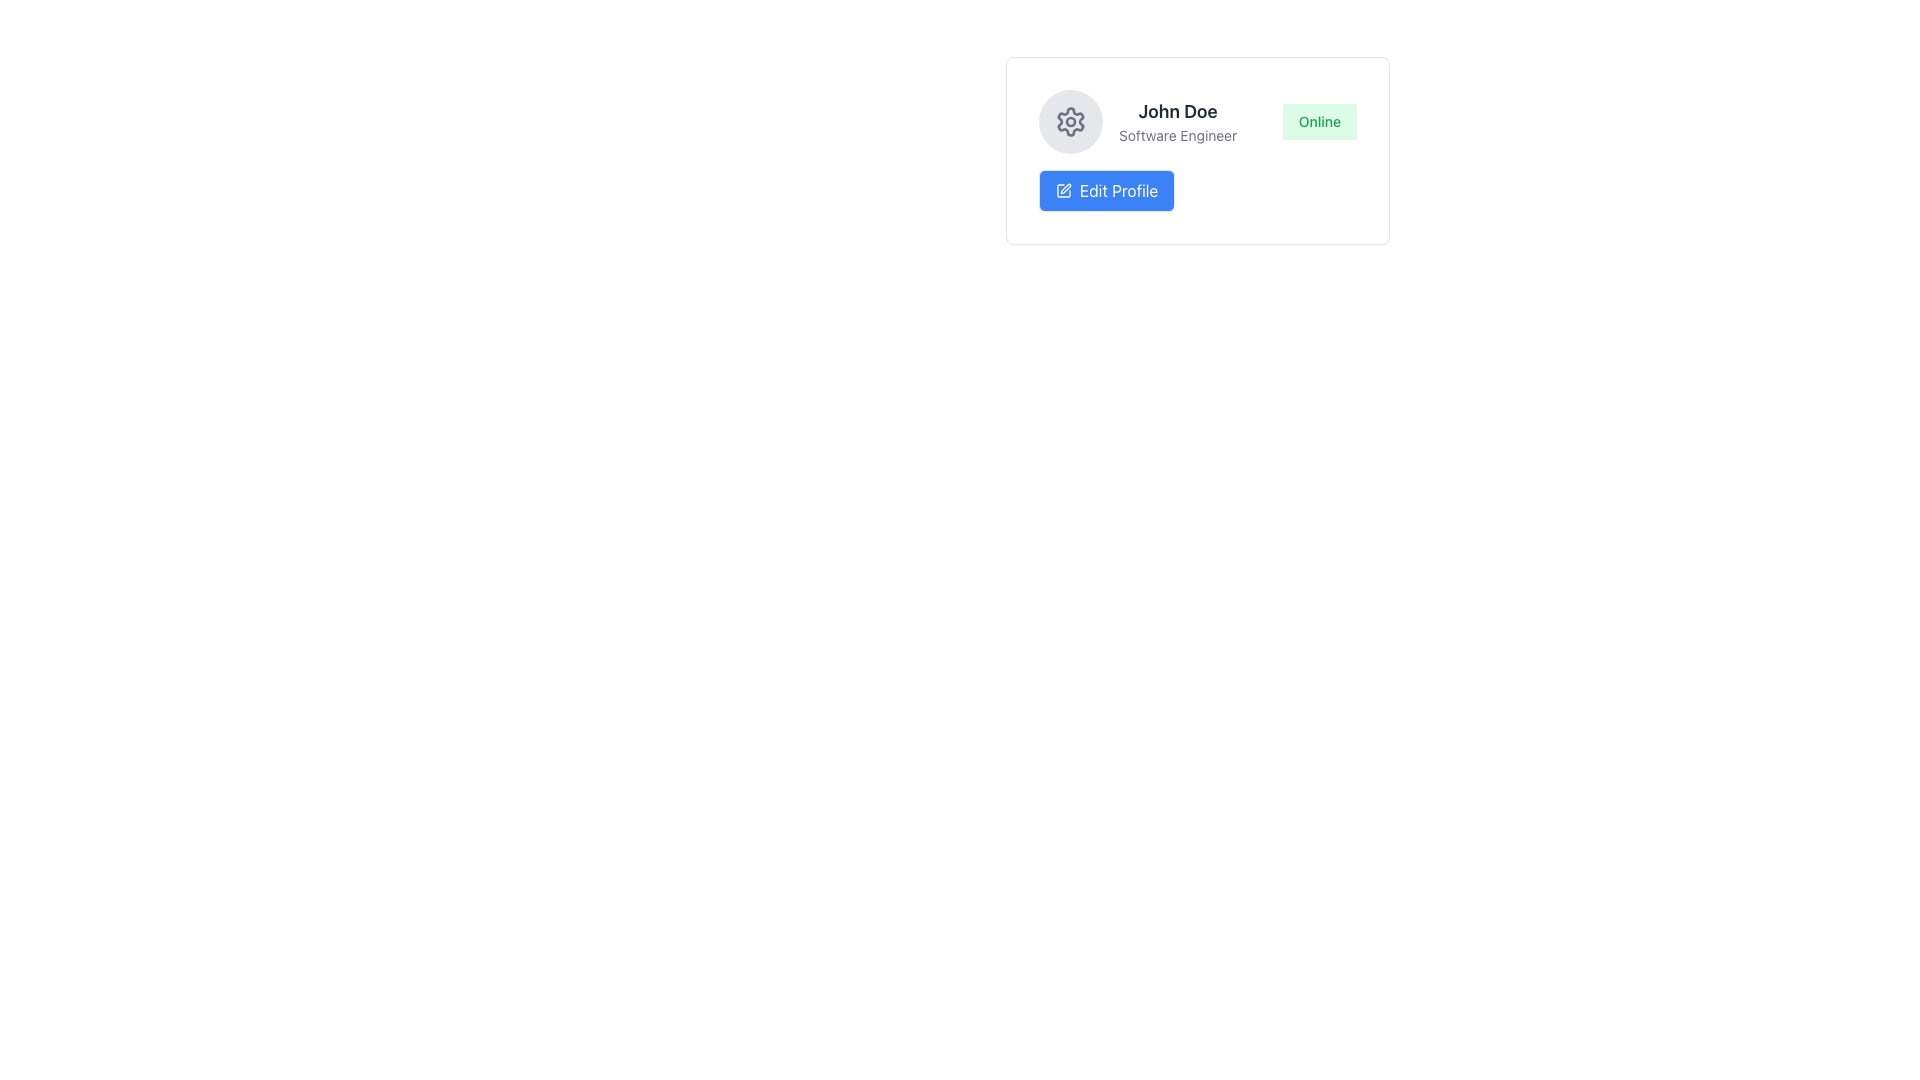 This screenshot has height=1080, width=1920. Describe the element at coordinates (1069, 122) in the screenshot. I see `the circular icon button with a gear symbol located at the top-left corner of the profile display section, to the left of the text elements 'John Doe' and 'Software Engineer'` at that location.